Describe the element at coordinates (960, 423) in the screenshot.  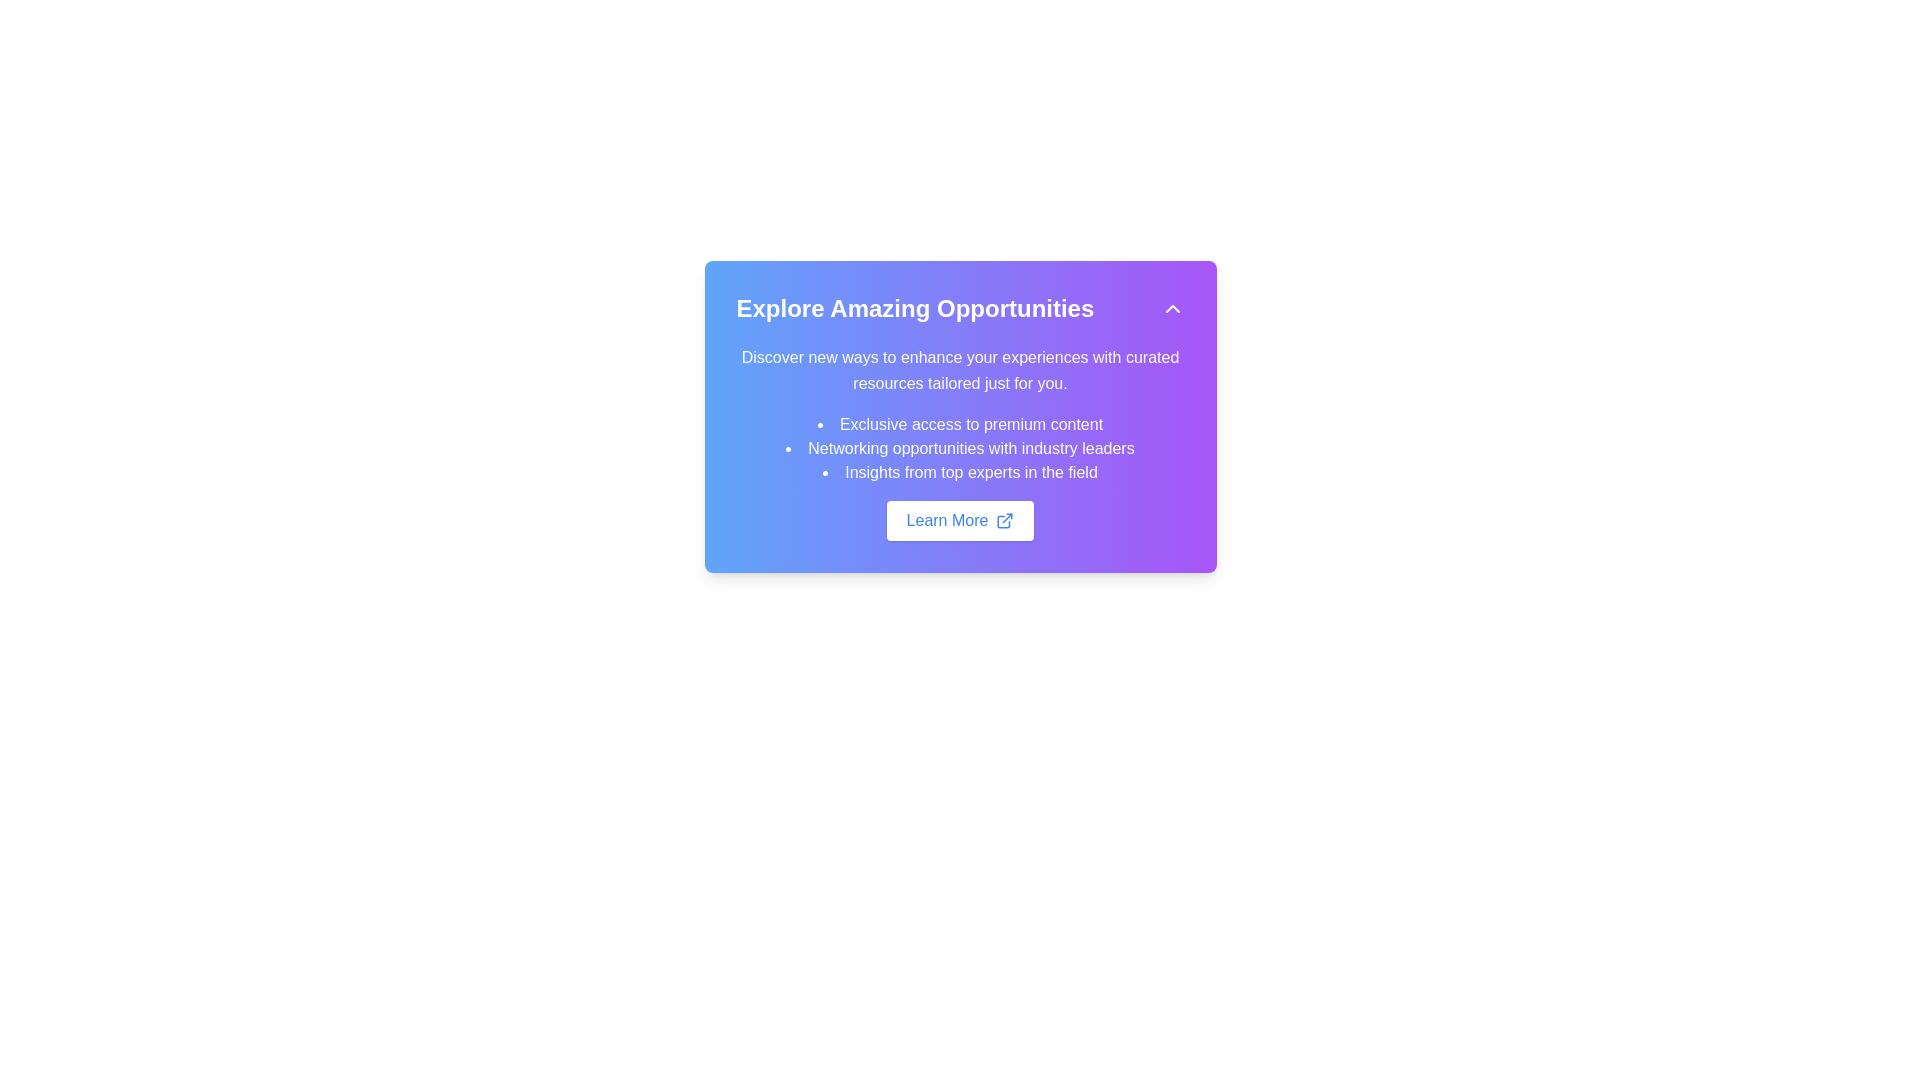
I see `the informational text item that conveys the availability of premium content access, which is the first item in a list of three bullet points within the 'Explore Amazing Opportunities' card` at that location.